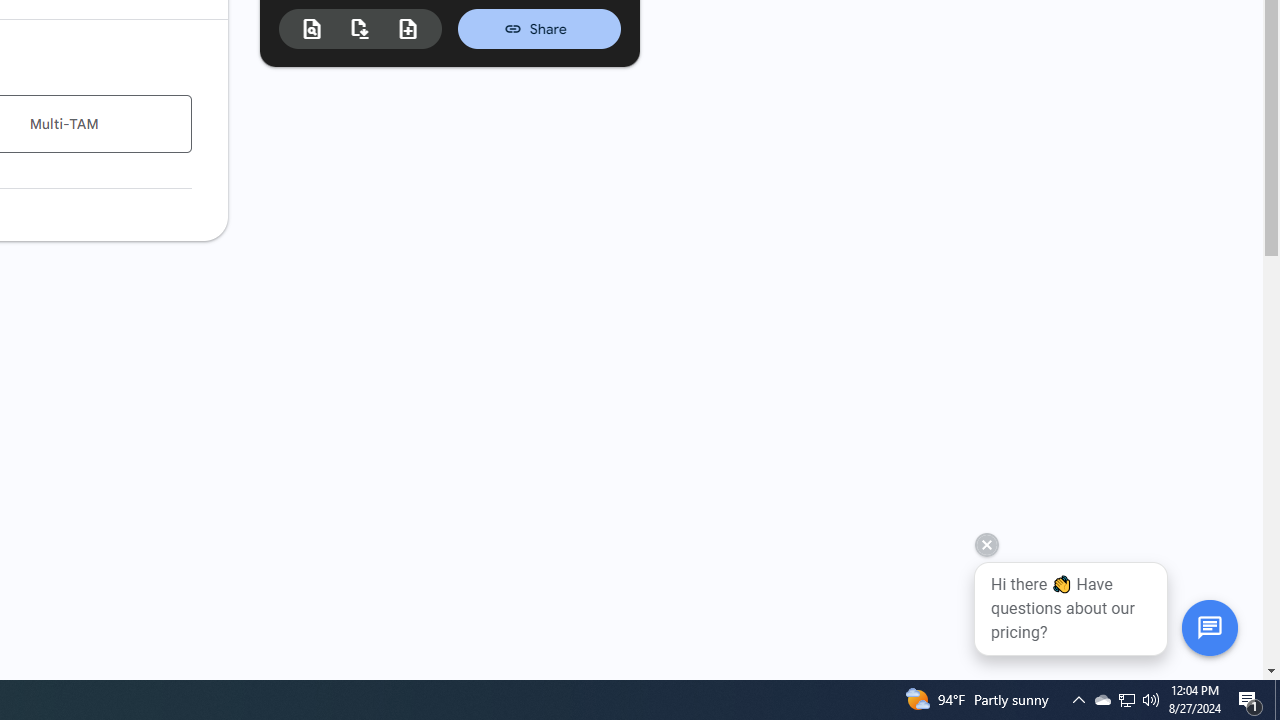  What do you see at coordinates (311, 29) in the screenshot?
I see `'Open detailed view'` at bounding box center [311, 29].